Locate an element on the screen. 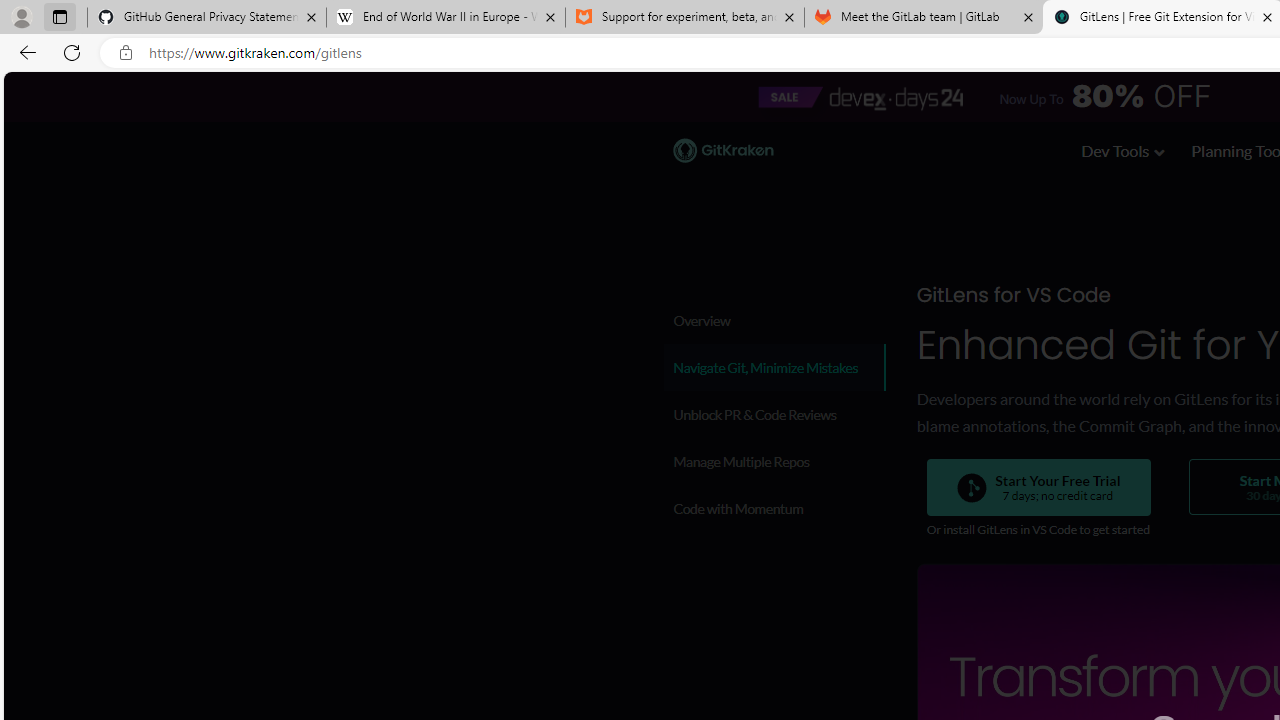 This screenshot has height=720, width=1280. 'Unblock PR & Code Reviews' is located at coordinates (773, 413).